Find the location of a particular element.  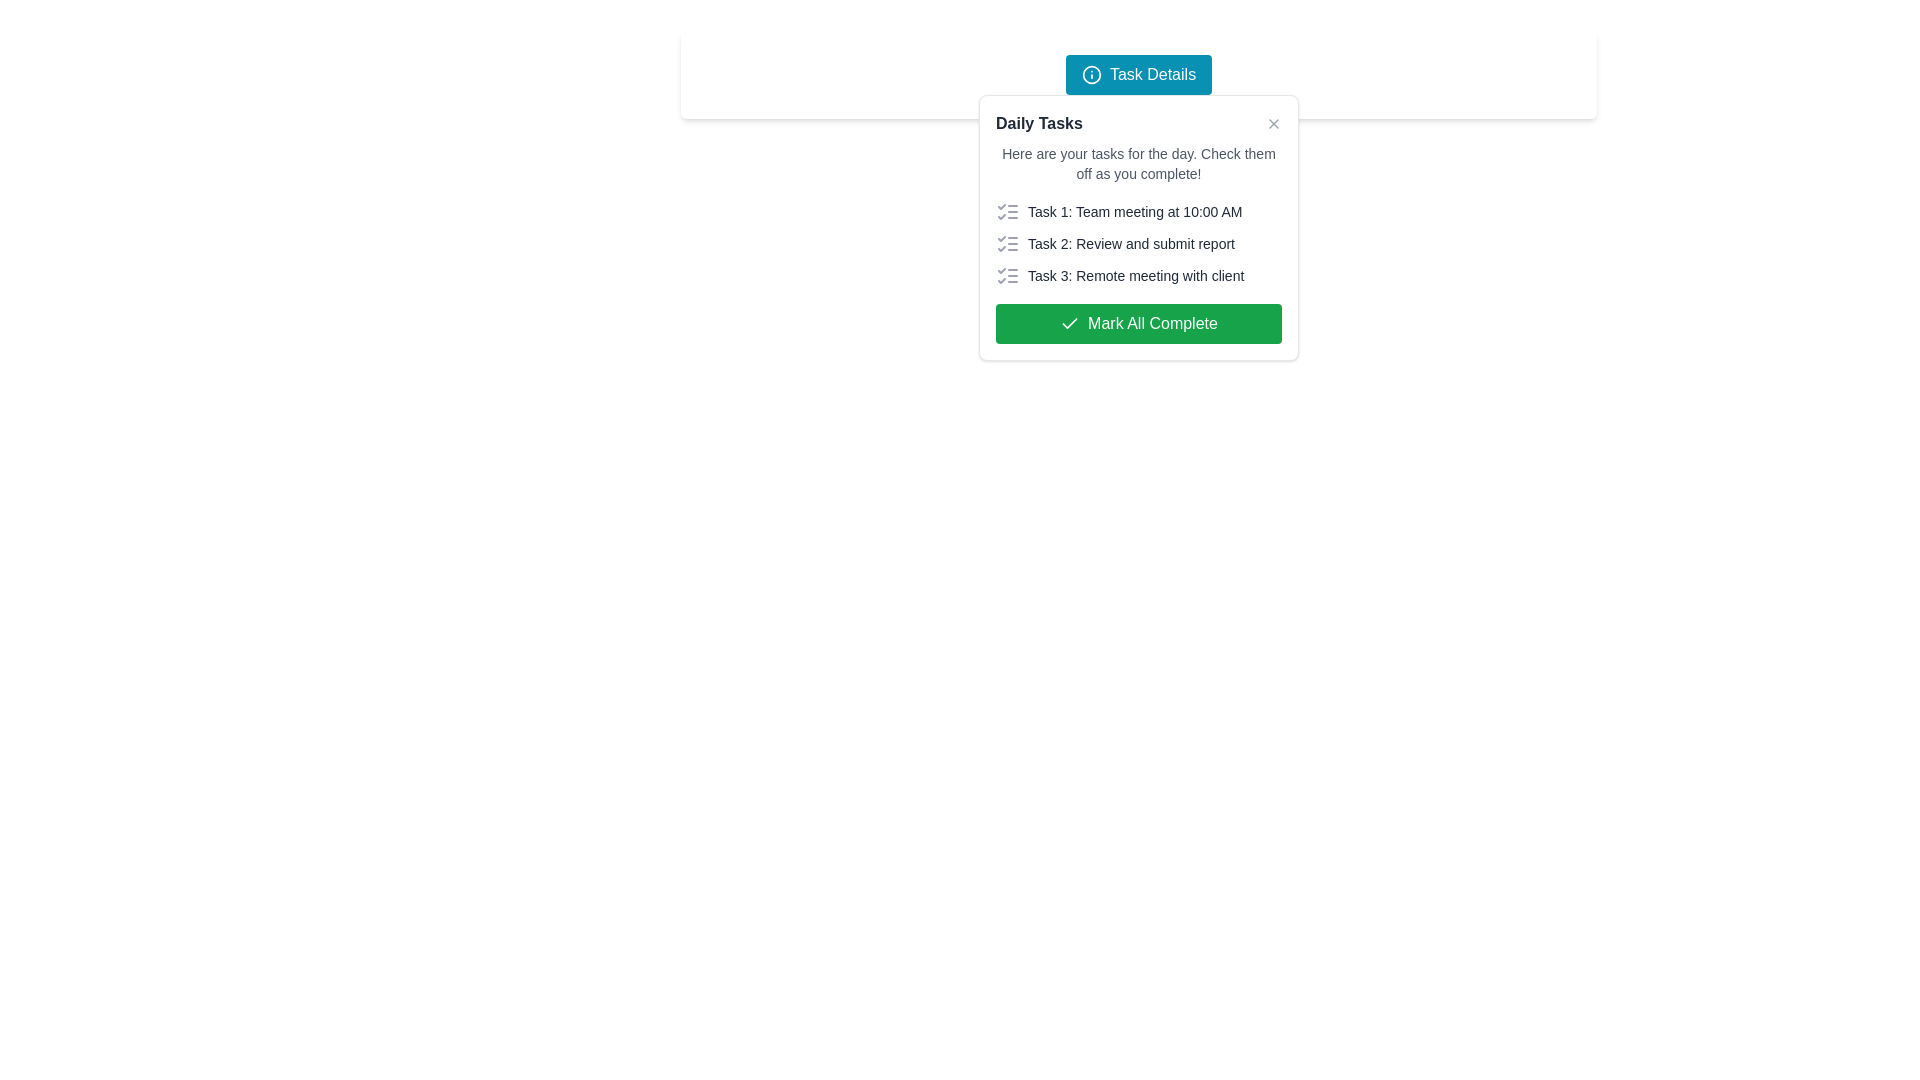

the first circular graphical element with a blue outer rim and a white center located next to the 'Task Details' button is located at coordinates (1090, 73).